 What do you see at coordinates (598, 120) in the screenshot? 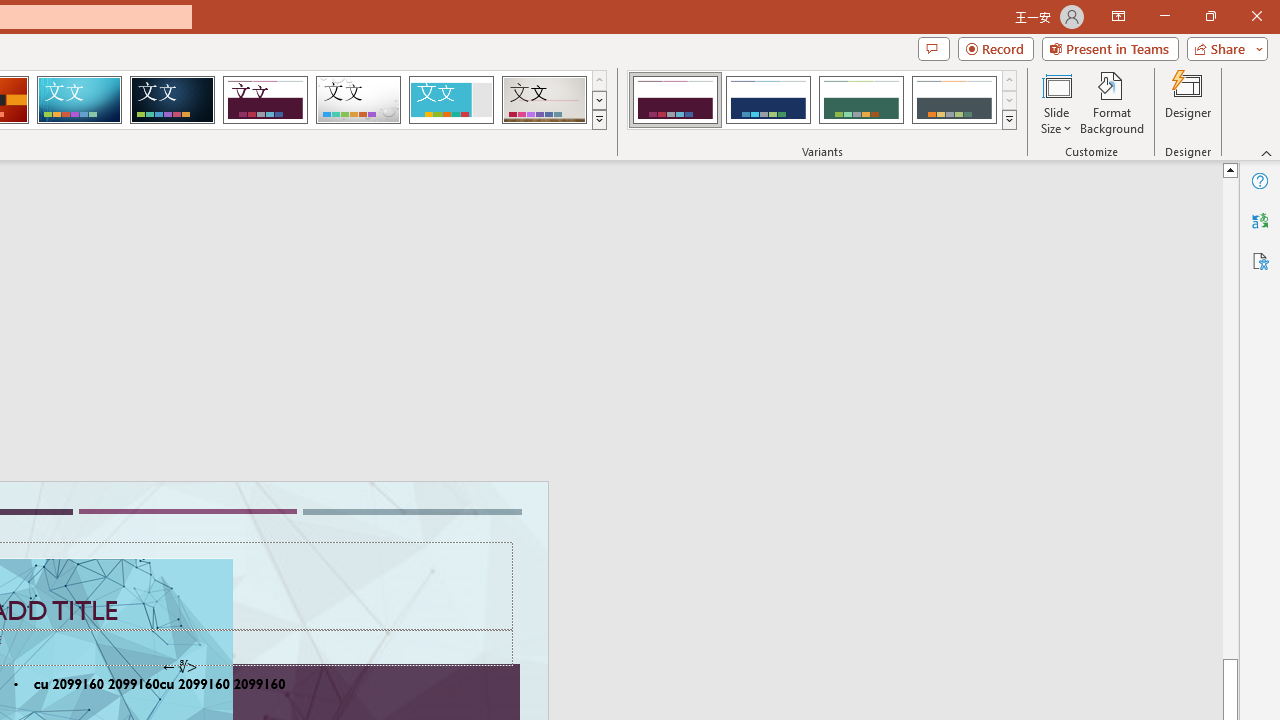
I see `'Themes'` at bounding box center [598, 120].